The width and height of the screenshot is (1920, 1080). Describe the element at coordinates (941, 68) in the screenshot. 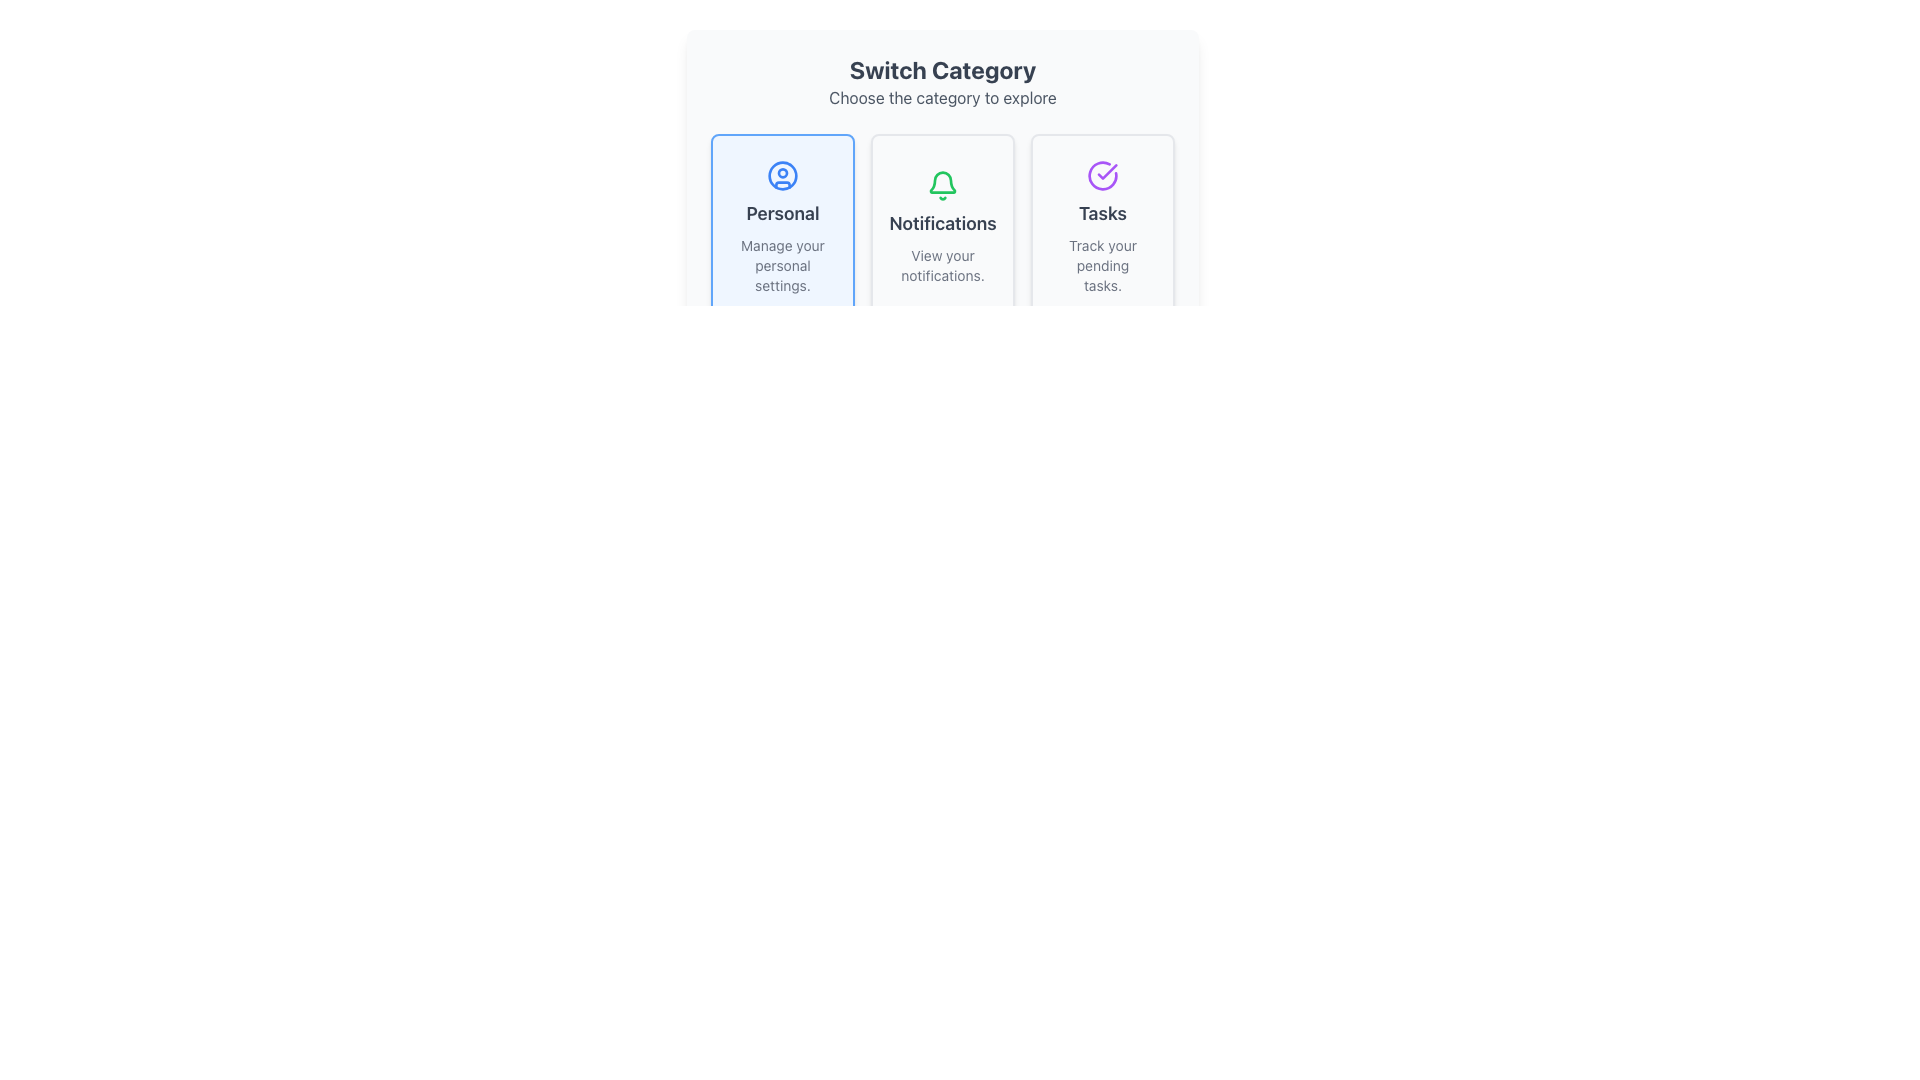

I see `the Text Label that serves as a heading to indicate the purpose of the section below, guiding users to select a category` at that location.